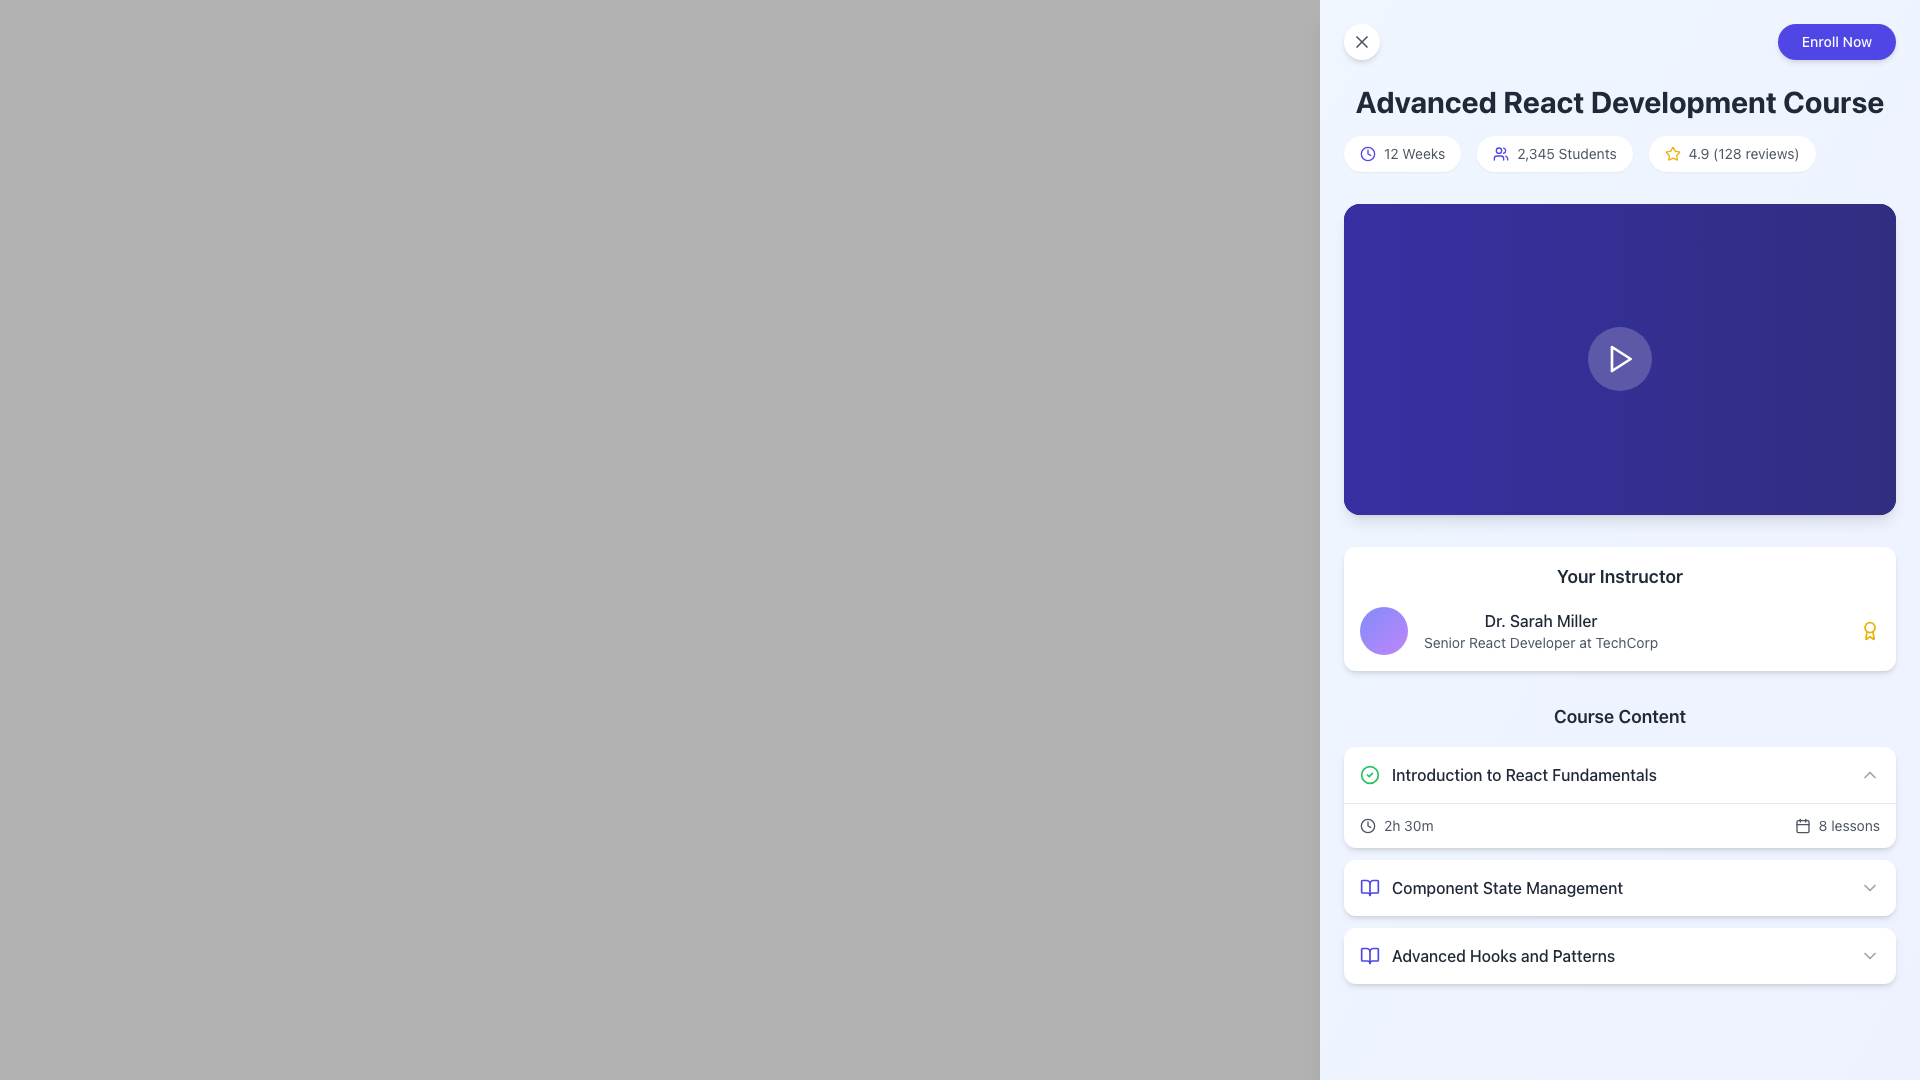 This screenshot has width=1920, height=1080. What do you see at coordinates (1540, 642) in the screenshot?
I see `the static text label displaying 'Senior React Developer at TechCorp', which is the second line under 'Your Instructor' on the right side of the interface` at bounding box center [1540, 642].